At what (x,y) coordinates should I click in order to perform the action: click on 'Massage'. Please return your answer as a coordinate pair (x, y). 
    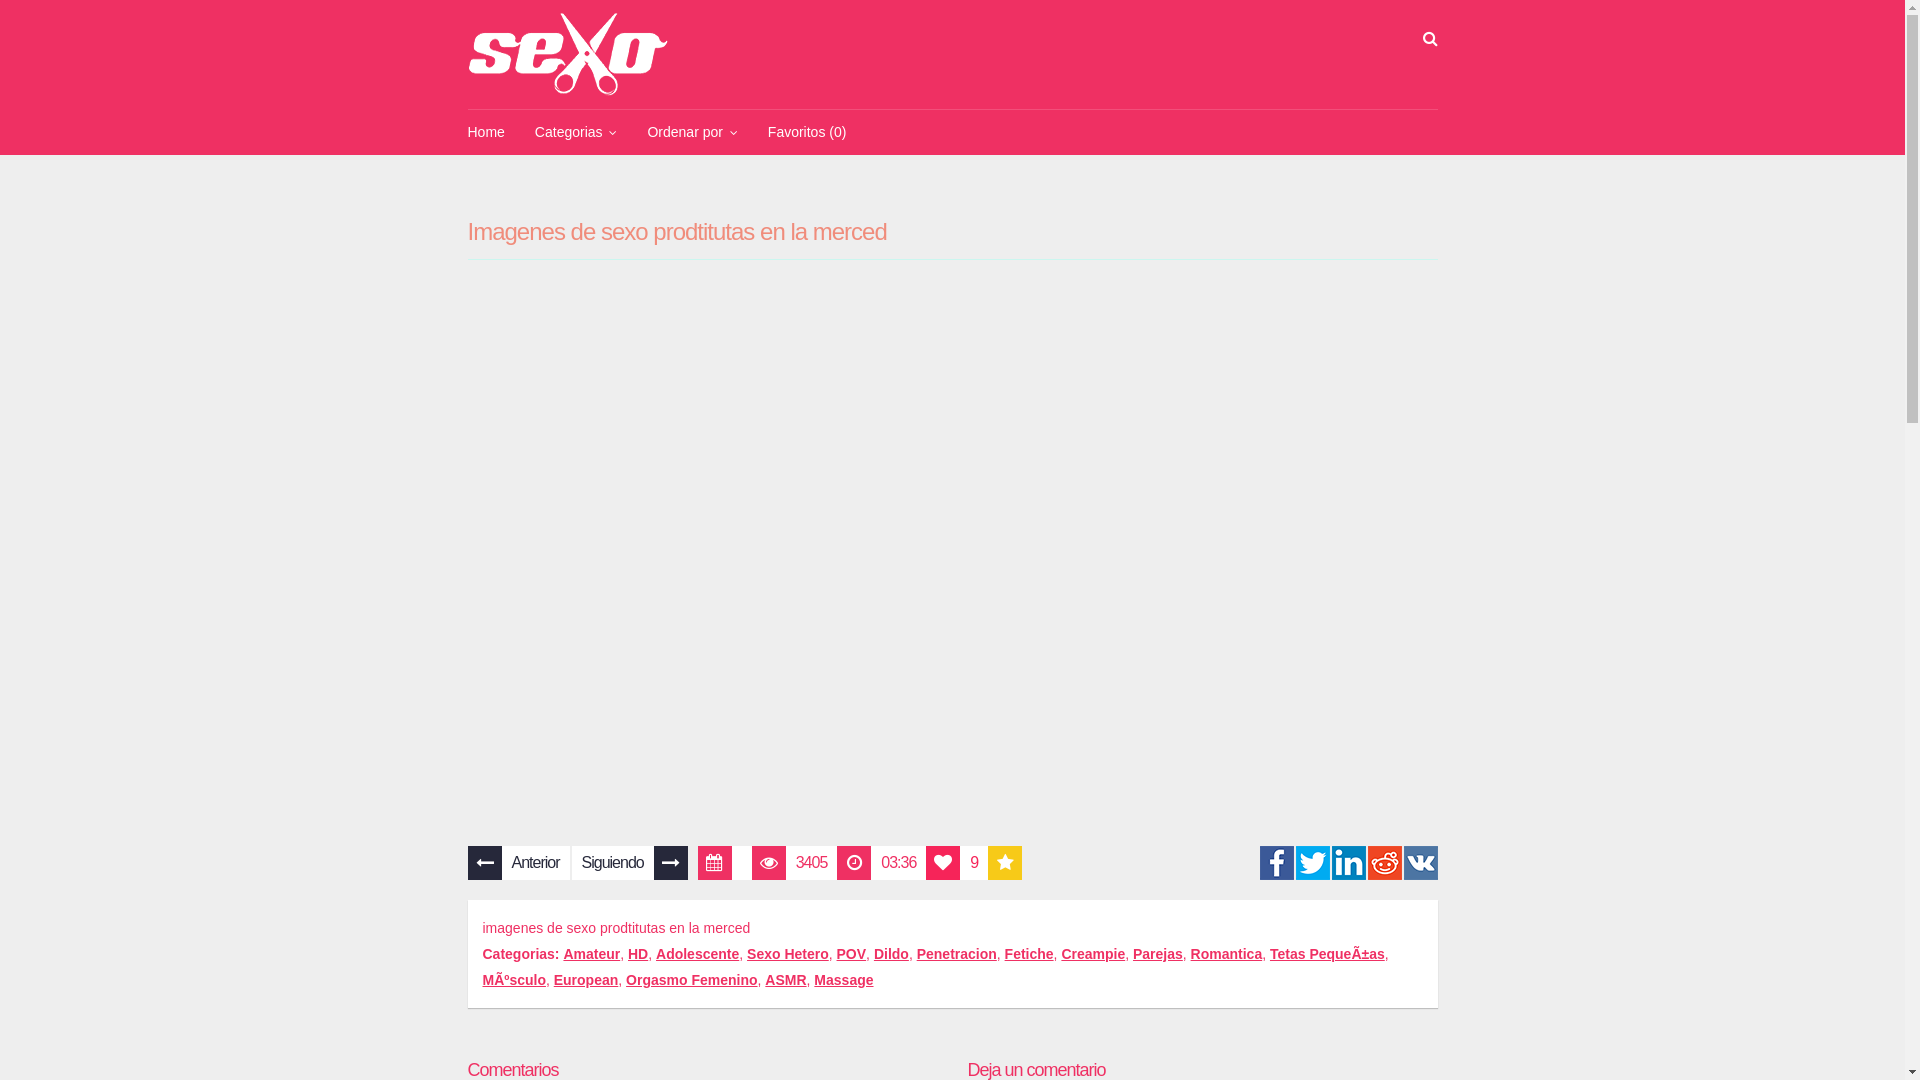
    Looking at the image, I should click on (843, 978).